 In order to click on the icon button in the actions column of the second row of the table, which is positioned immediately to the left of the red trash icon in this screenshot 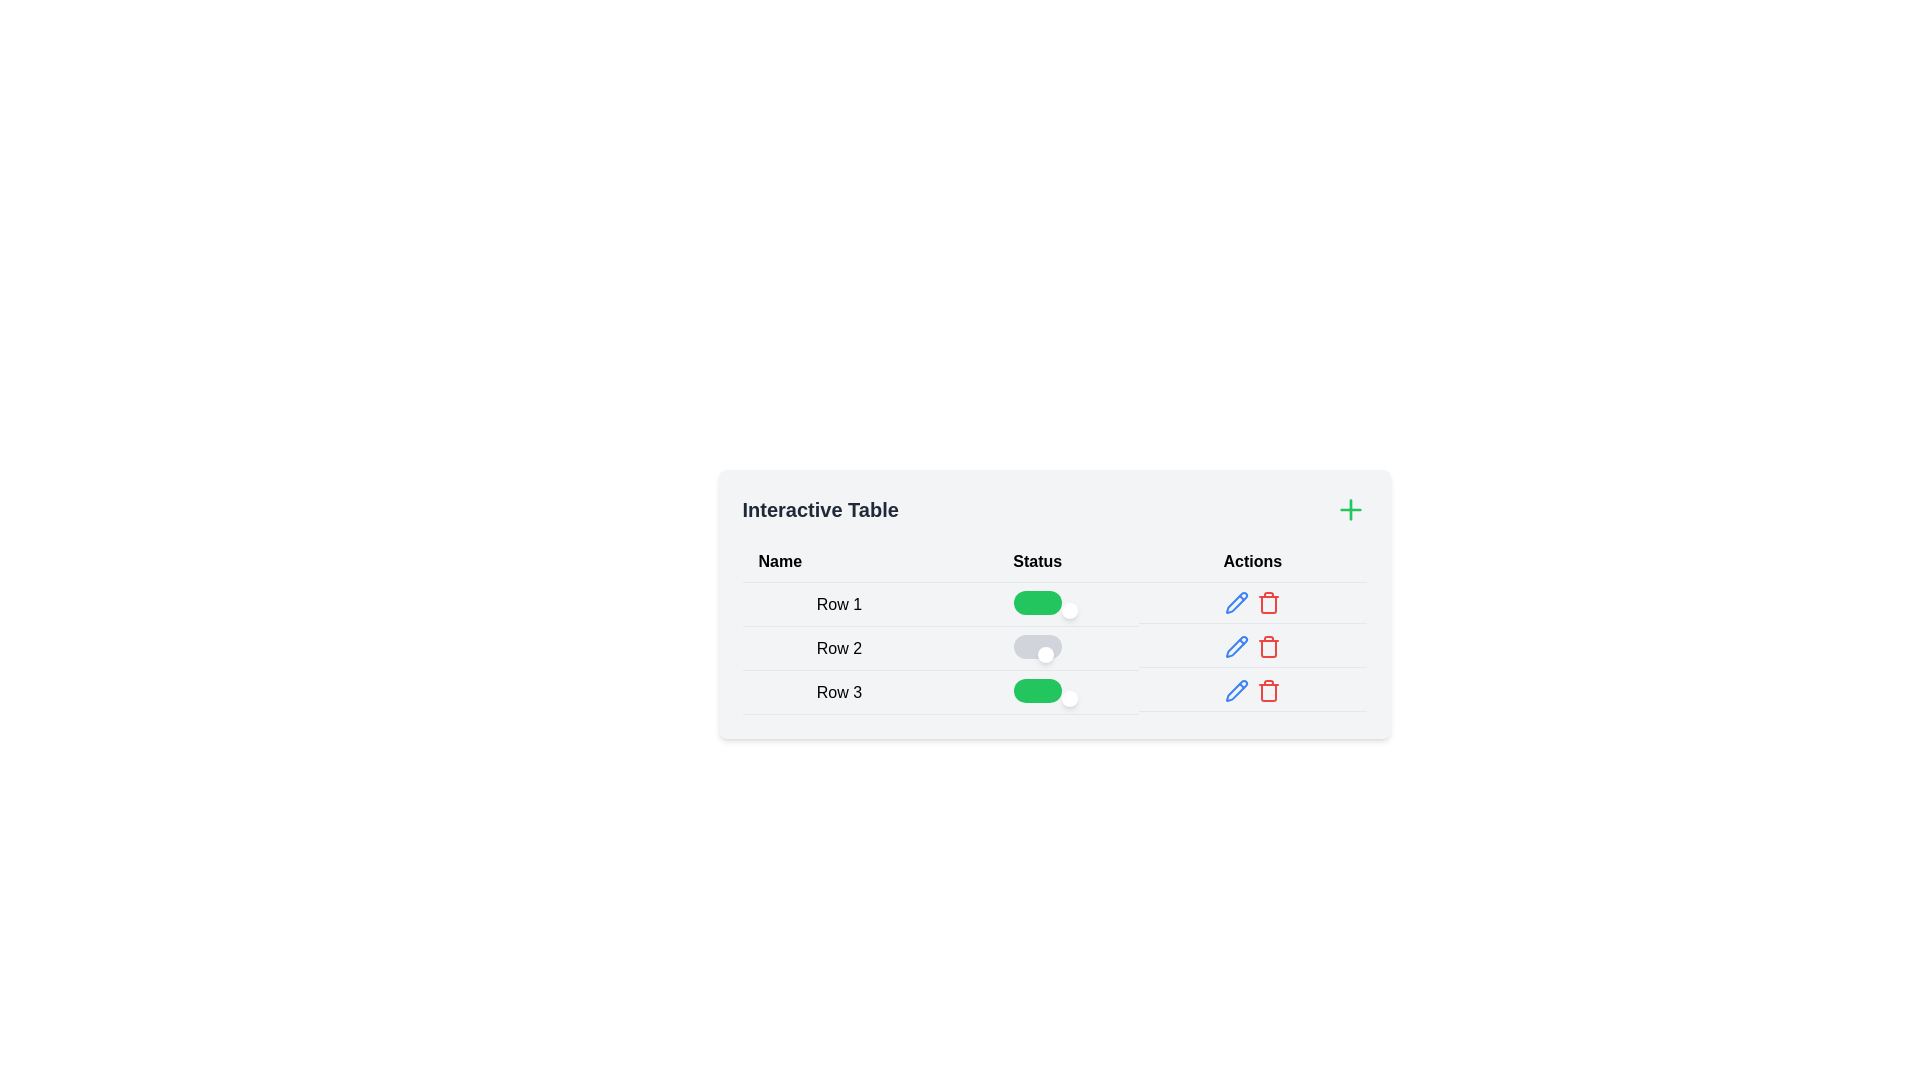, I will do `click(1235, 601)`.